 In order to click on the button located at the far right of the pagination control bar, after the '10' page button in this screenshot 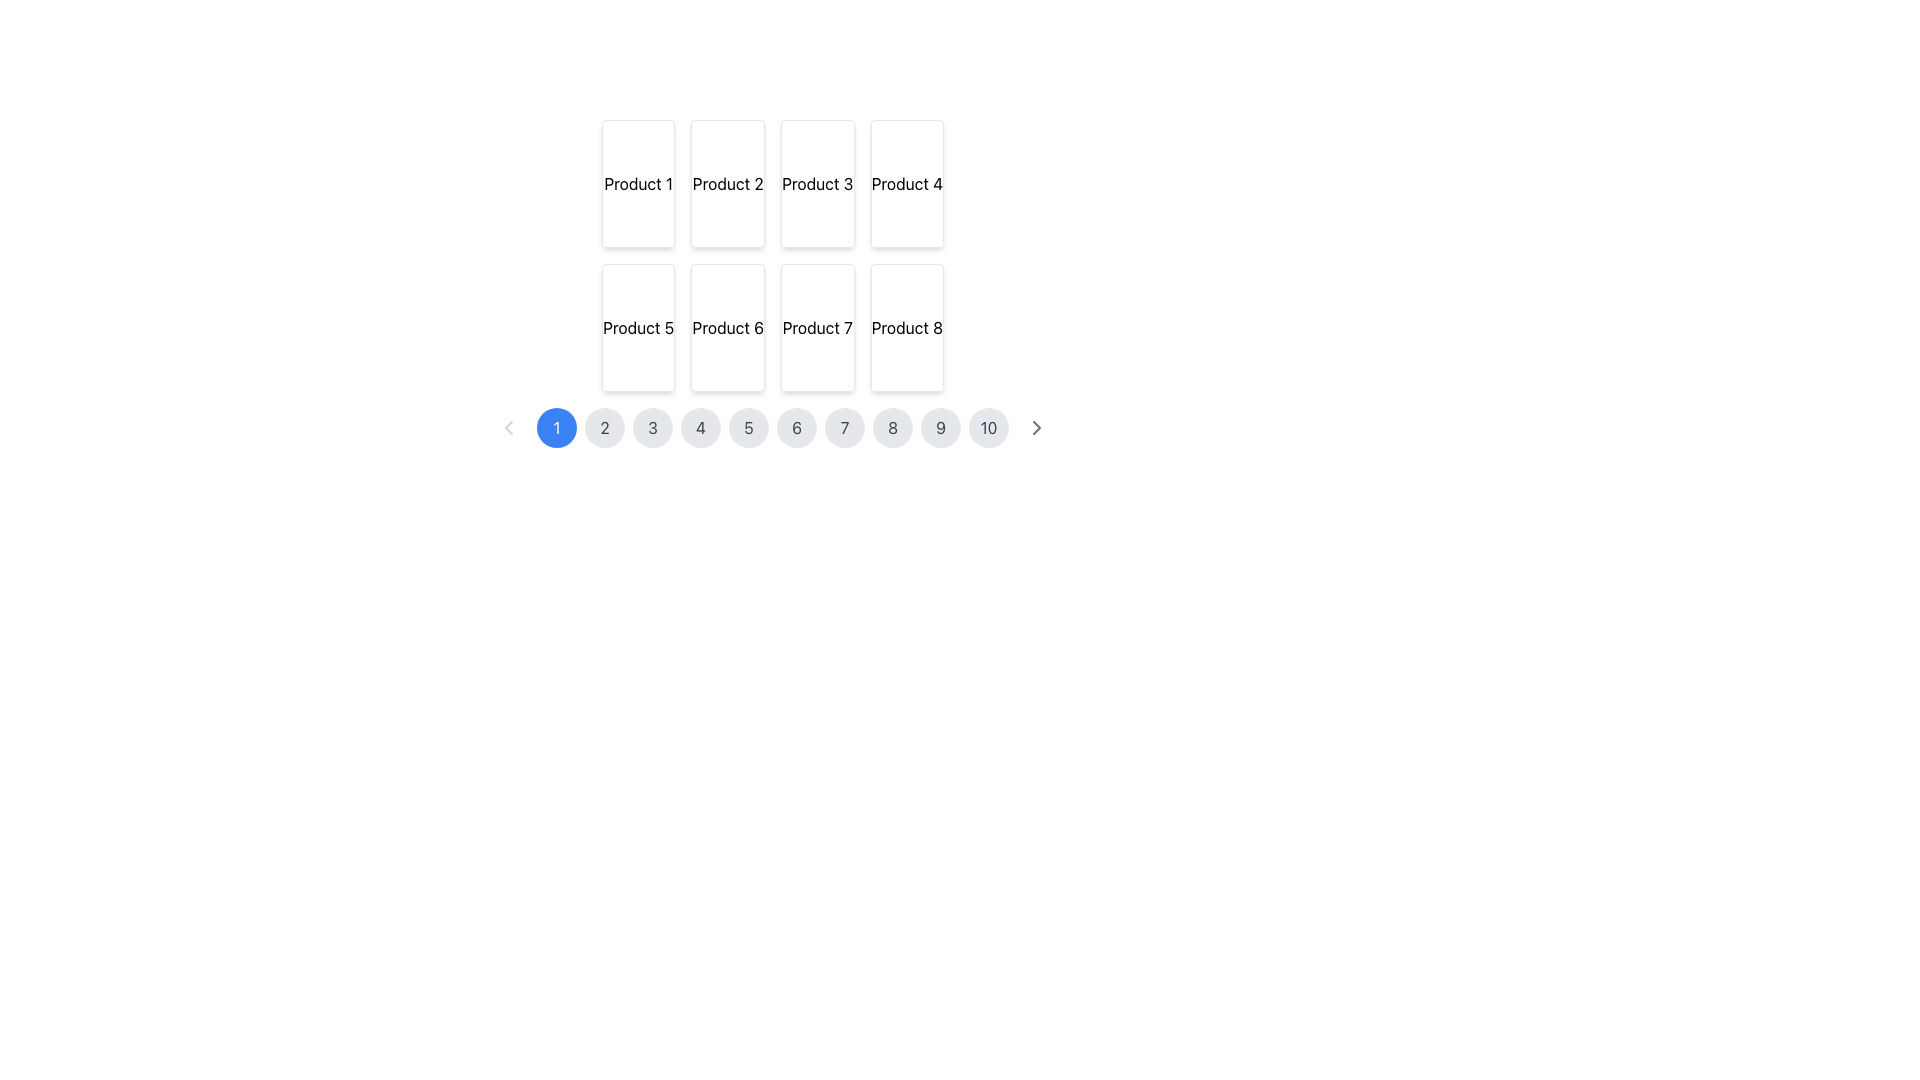, I will do `click(1036, 427)`.